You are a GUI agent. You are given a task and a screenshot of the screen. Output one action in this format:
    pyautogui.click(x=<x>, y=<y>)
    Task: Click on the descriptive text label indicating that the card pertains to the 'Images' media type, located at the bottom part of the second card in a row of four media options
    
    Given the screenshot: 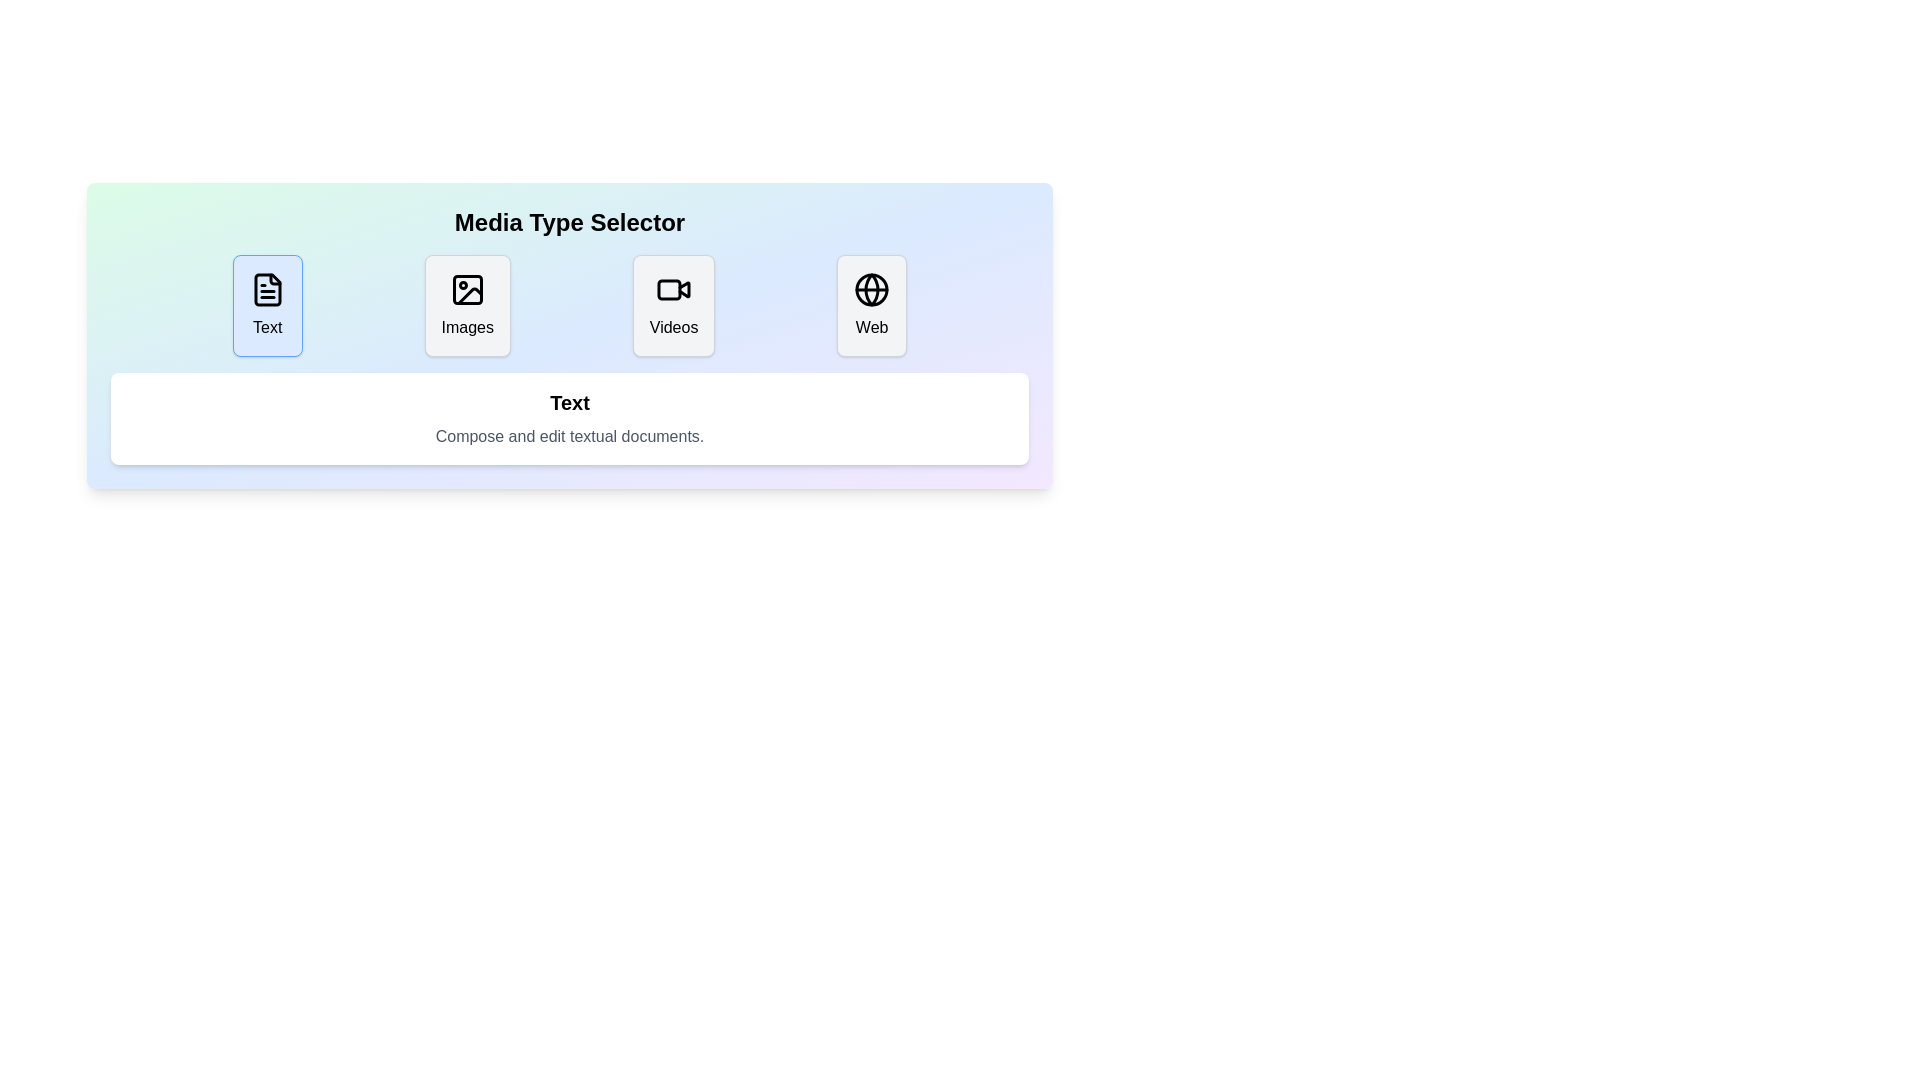 What is the action you would take?
    pyautogui.click(x=466, y=326)
    